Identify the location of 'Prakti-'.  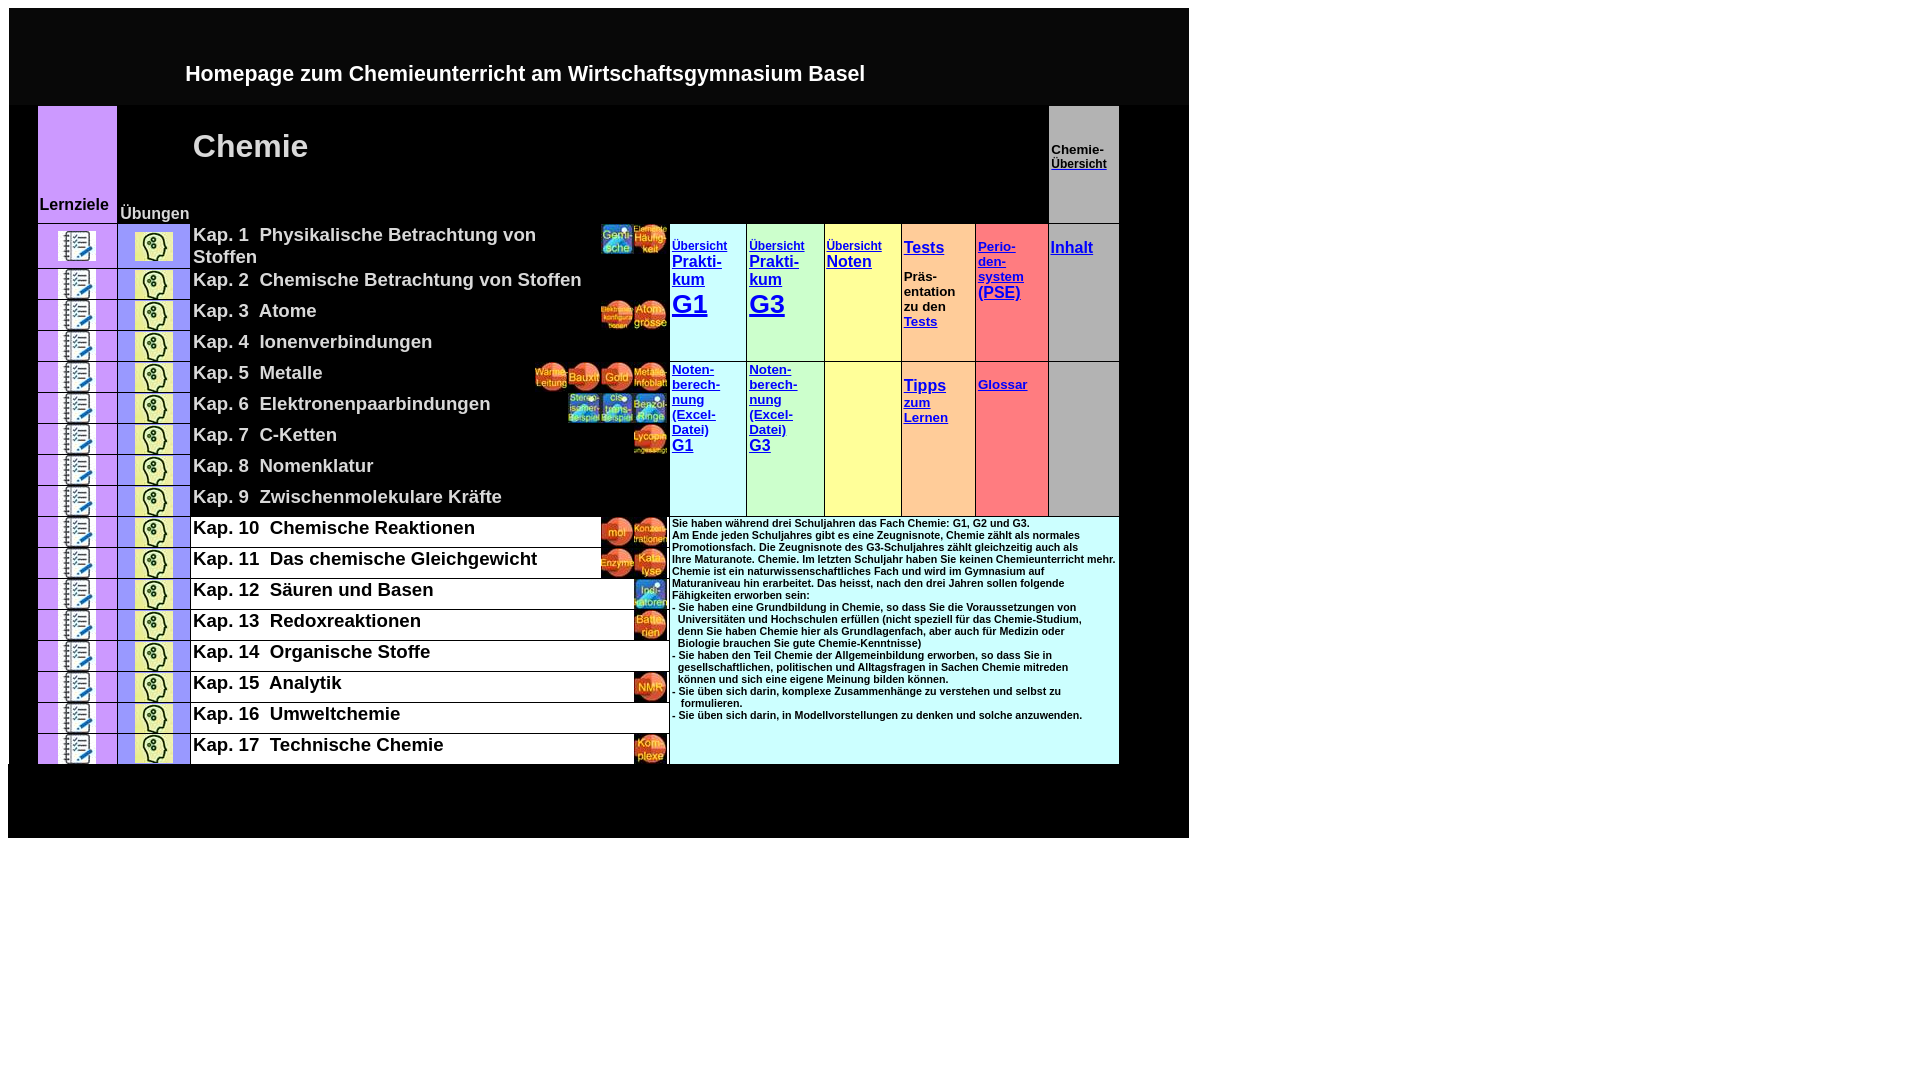
(772, 260).